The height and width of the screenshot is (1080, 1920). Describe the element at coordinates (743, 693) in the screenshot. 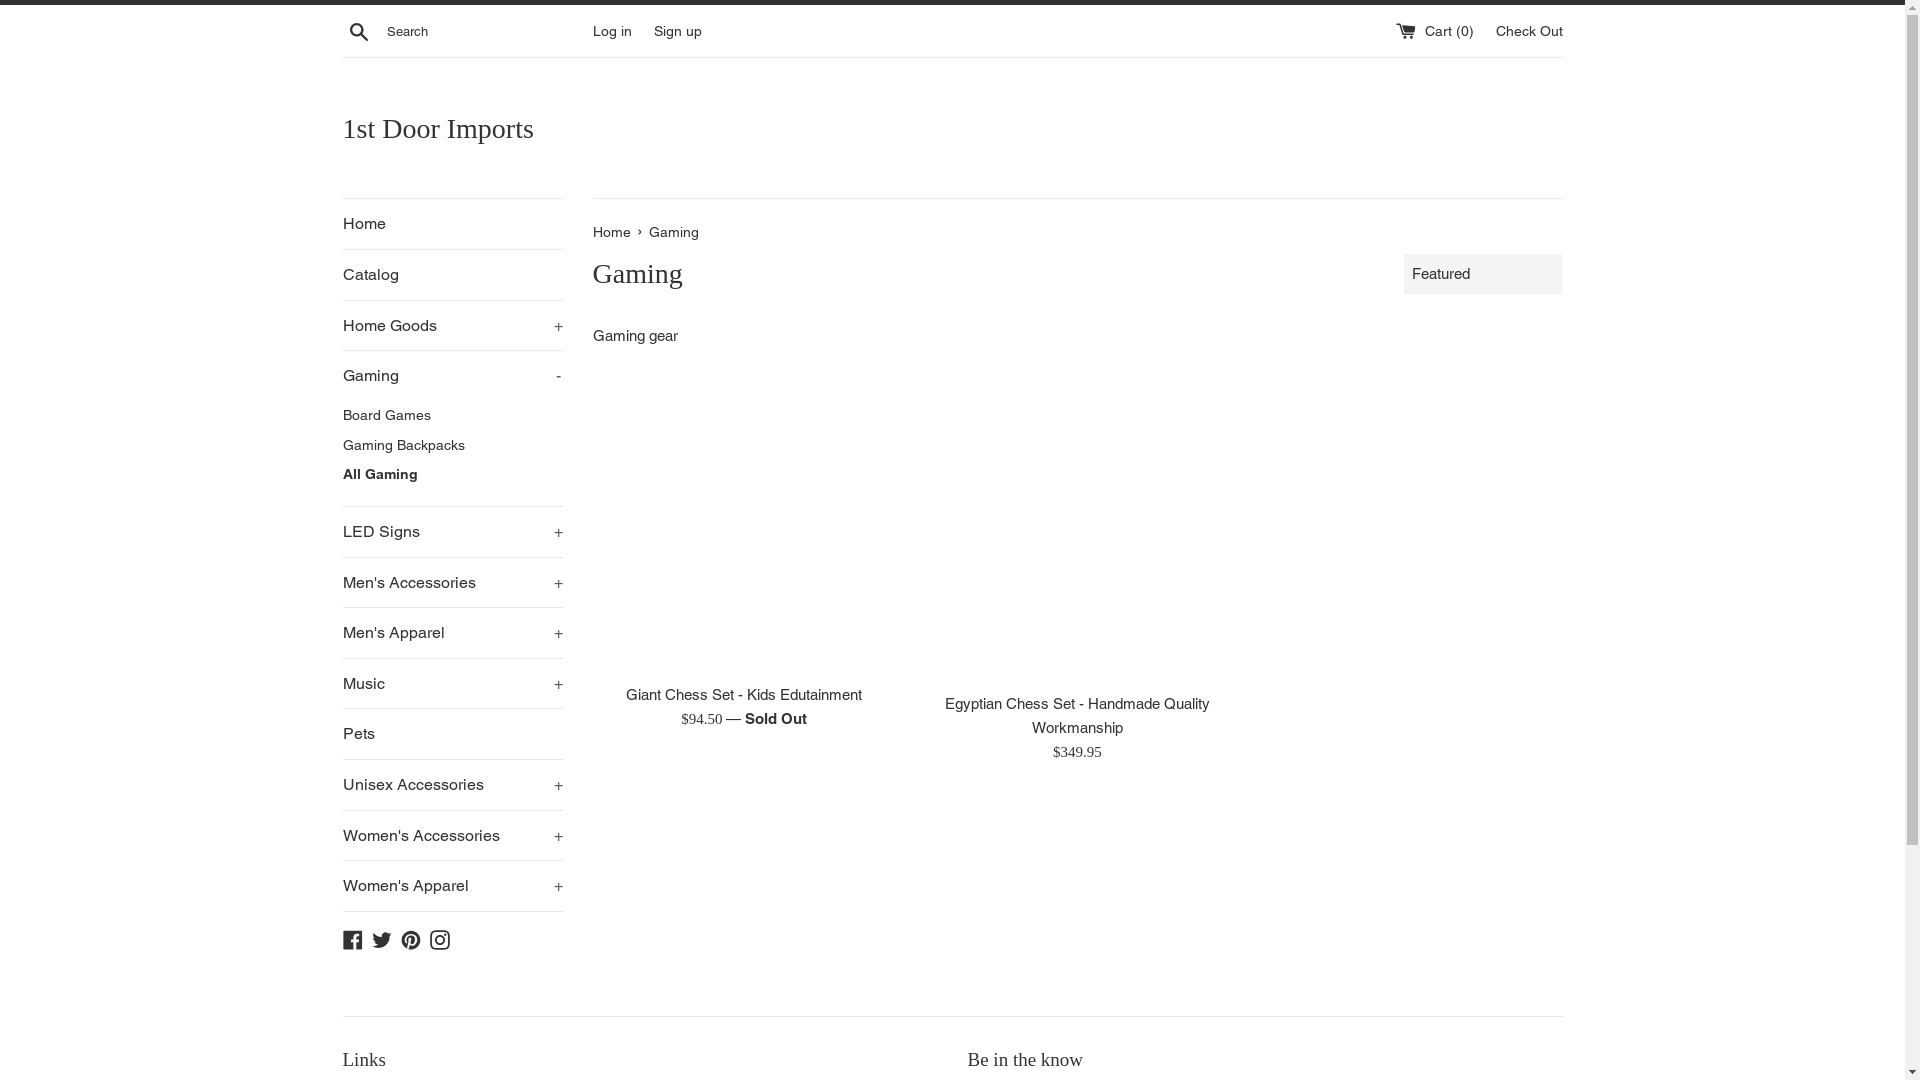

I see `'Giant Chess Set - Kids Edutainment'` at that location.